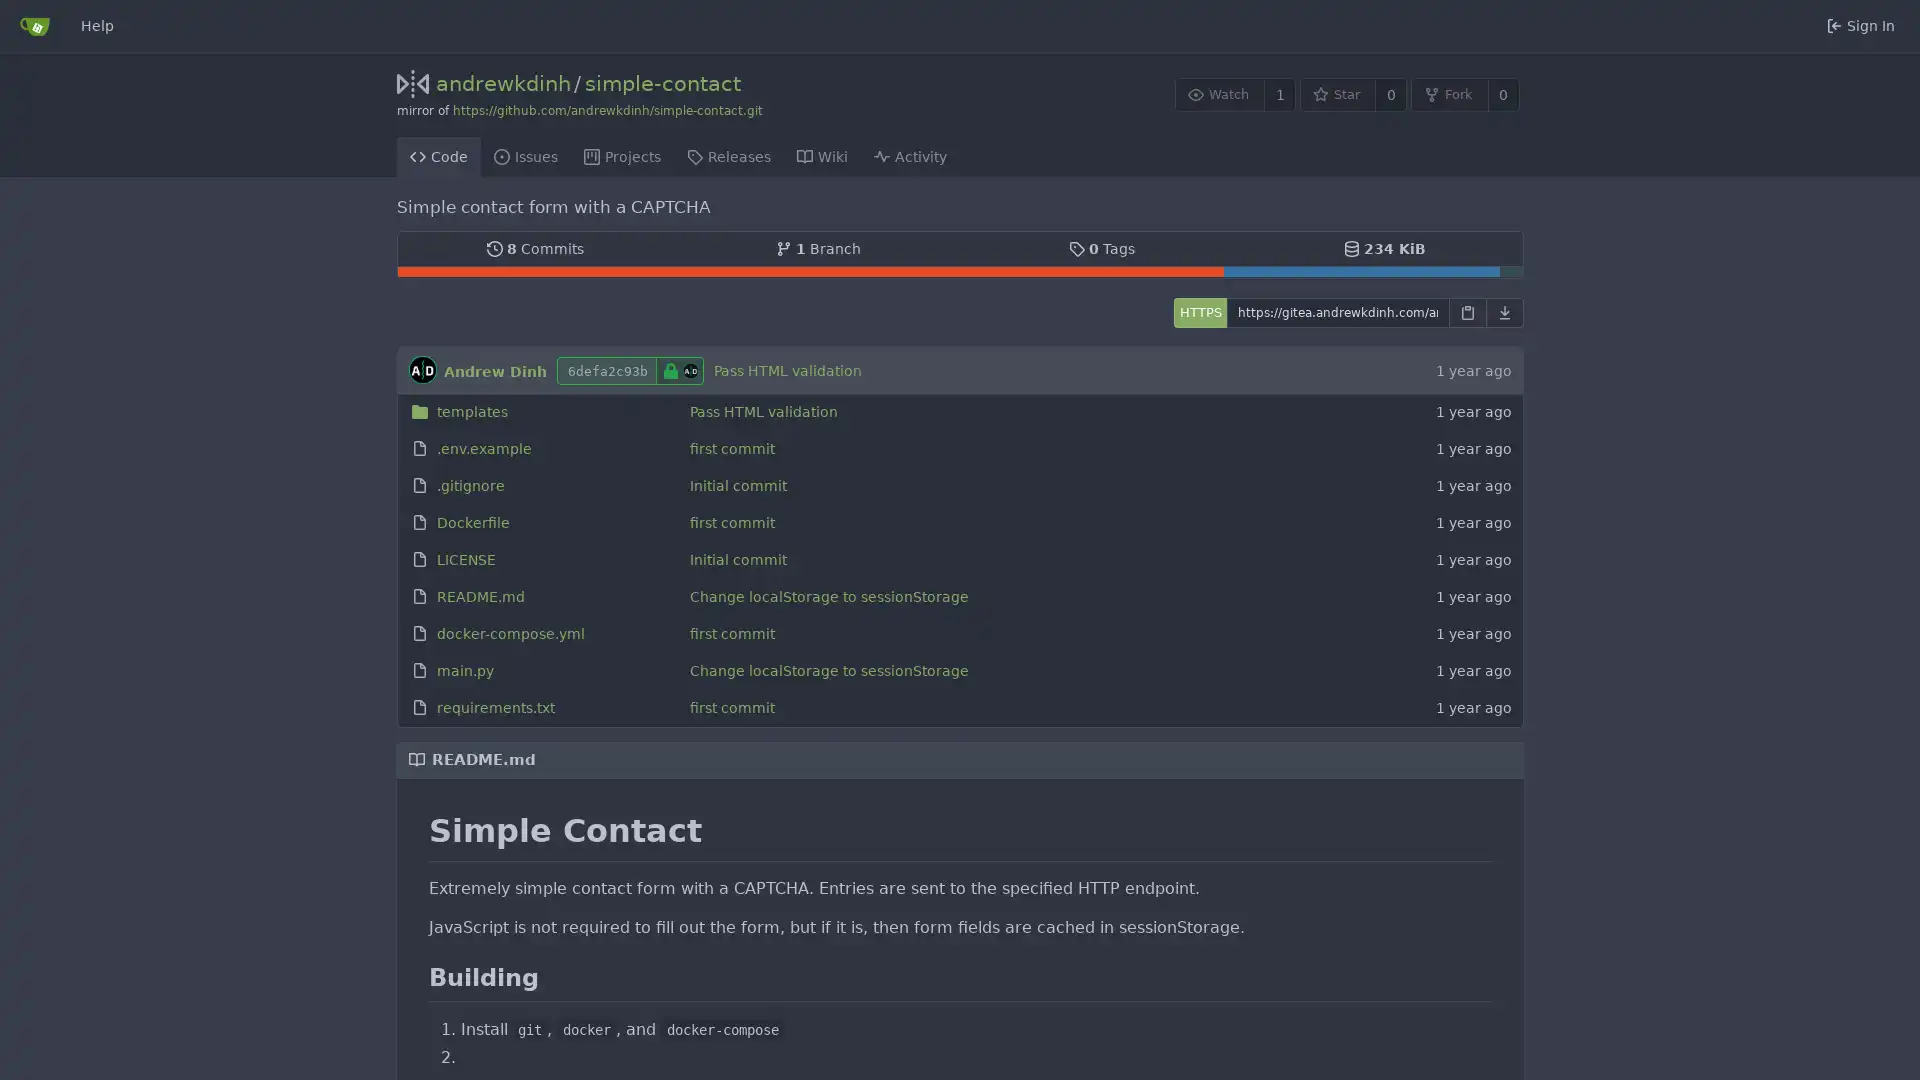 This screenshot has height=1080, width=1920. Describe the element at coordinates (1337, 94) in the screenshot. I see `Star` at that location.